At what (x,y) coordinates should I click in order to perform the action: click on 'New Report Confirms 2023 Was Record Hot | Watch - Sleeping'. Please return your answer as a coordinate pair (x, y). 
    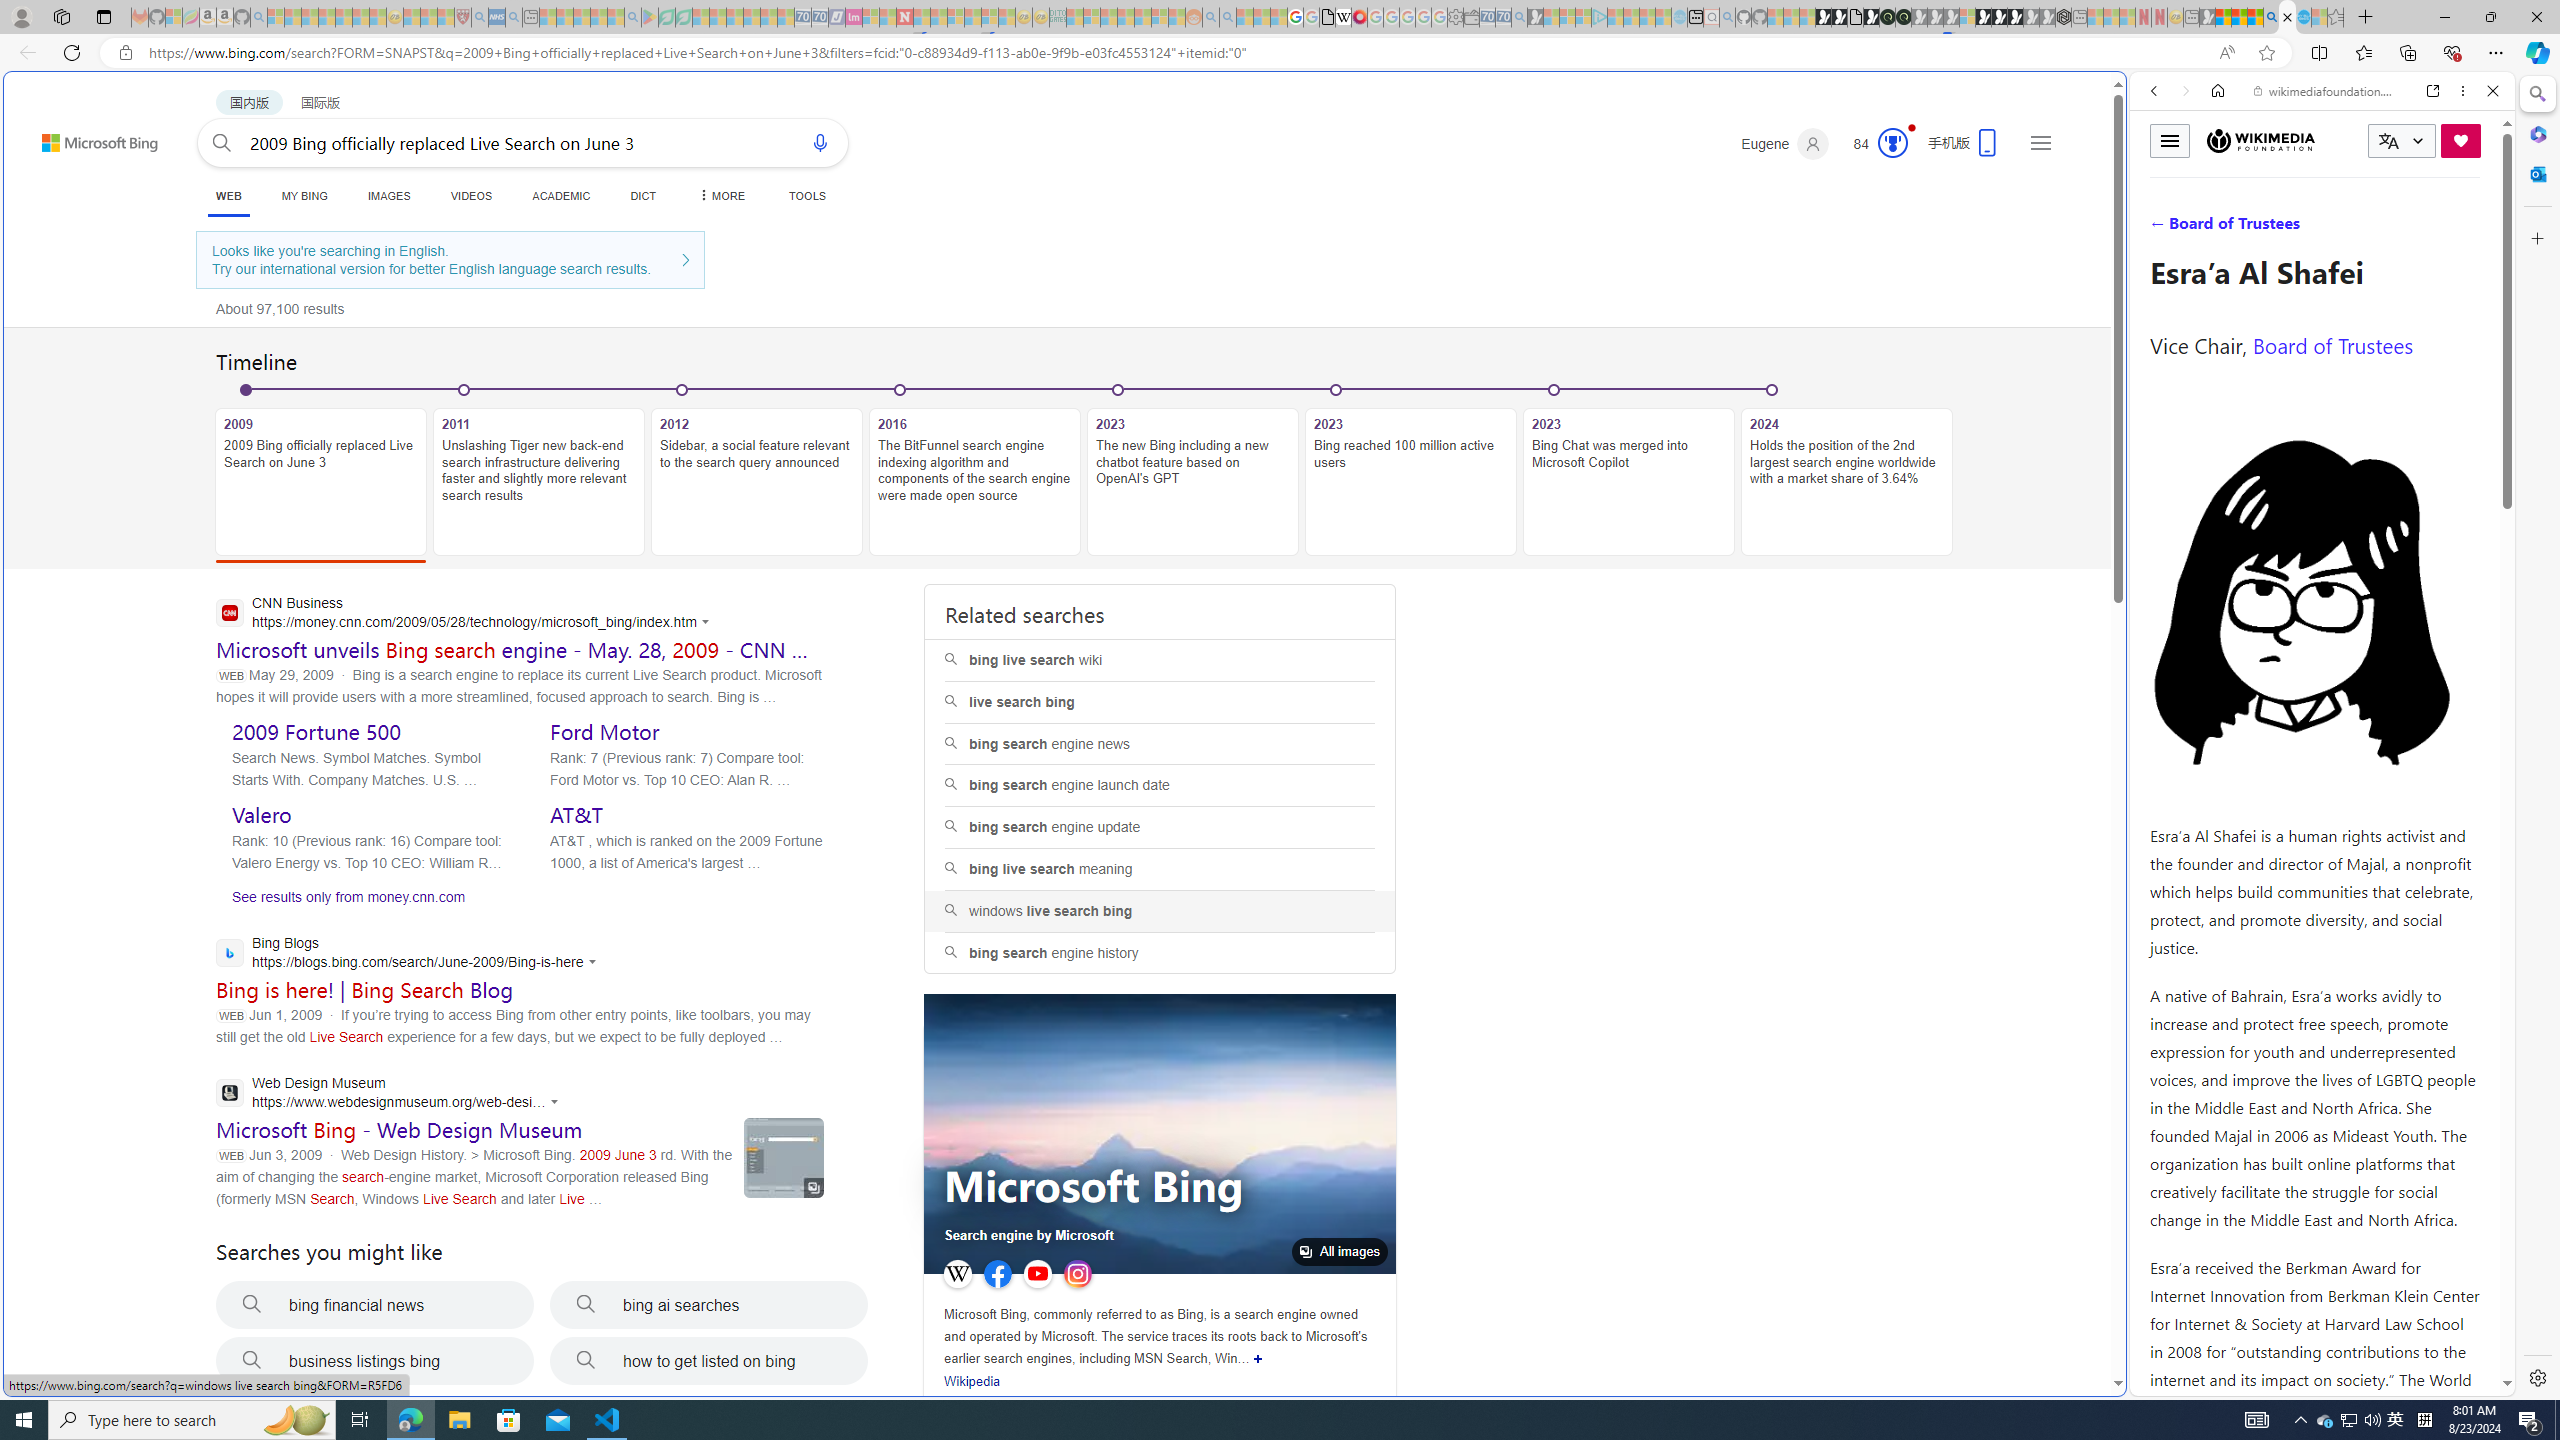
    Looking at the image, I should click on (343, 16).